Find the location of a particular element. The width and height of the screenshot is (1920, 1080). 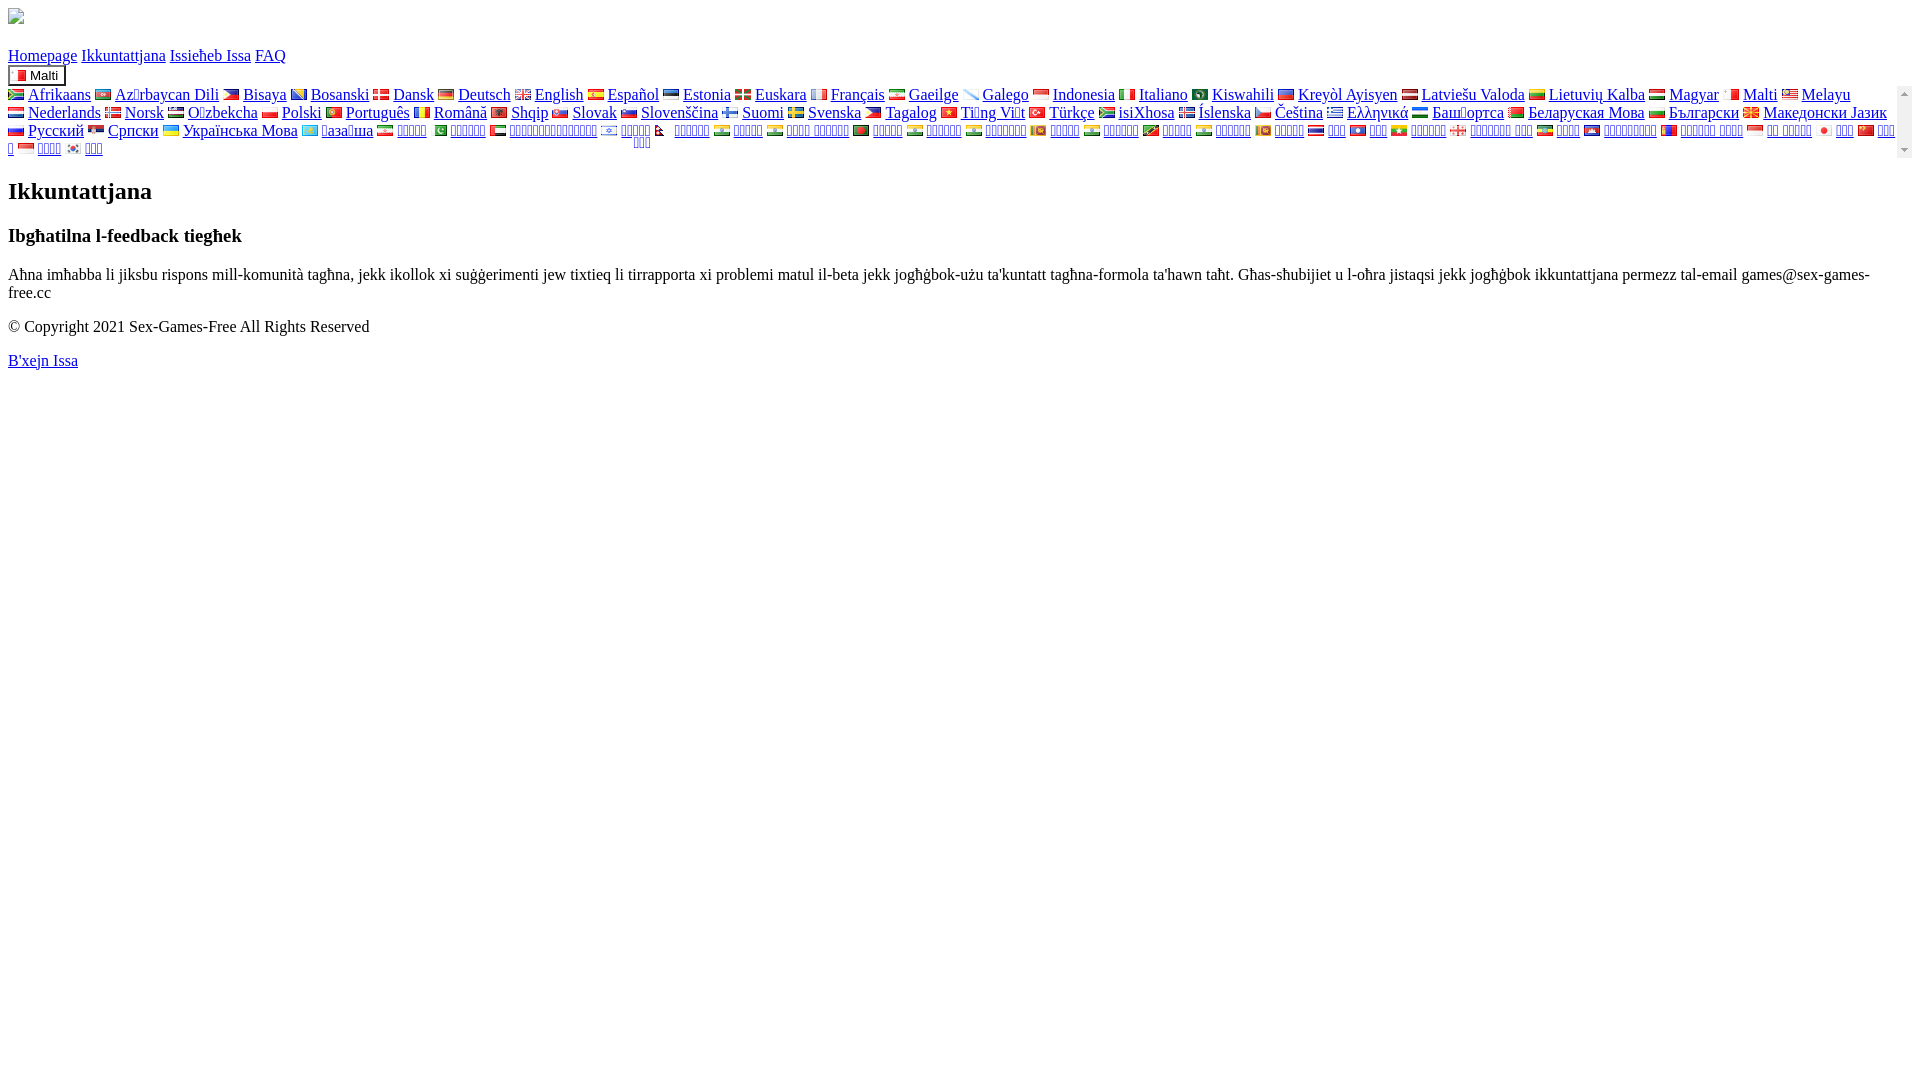

'Malti' is located at coordinates (1749, 94).